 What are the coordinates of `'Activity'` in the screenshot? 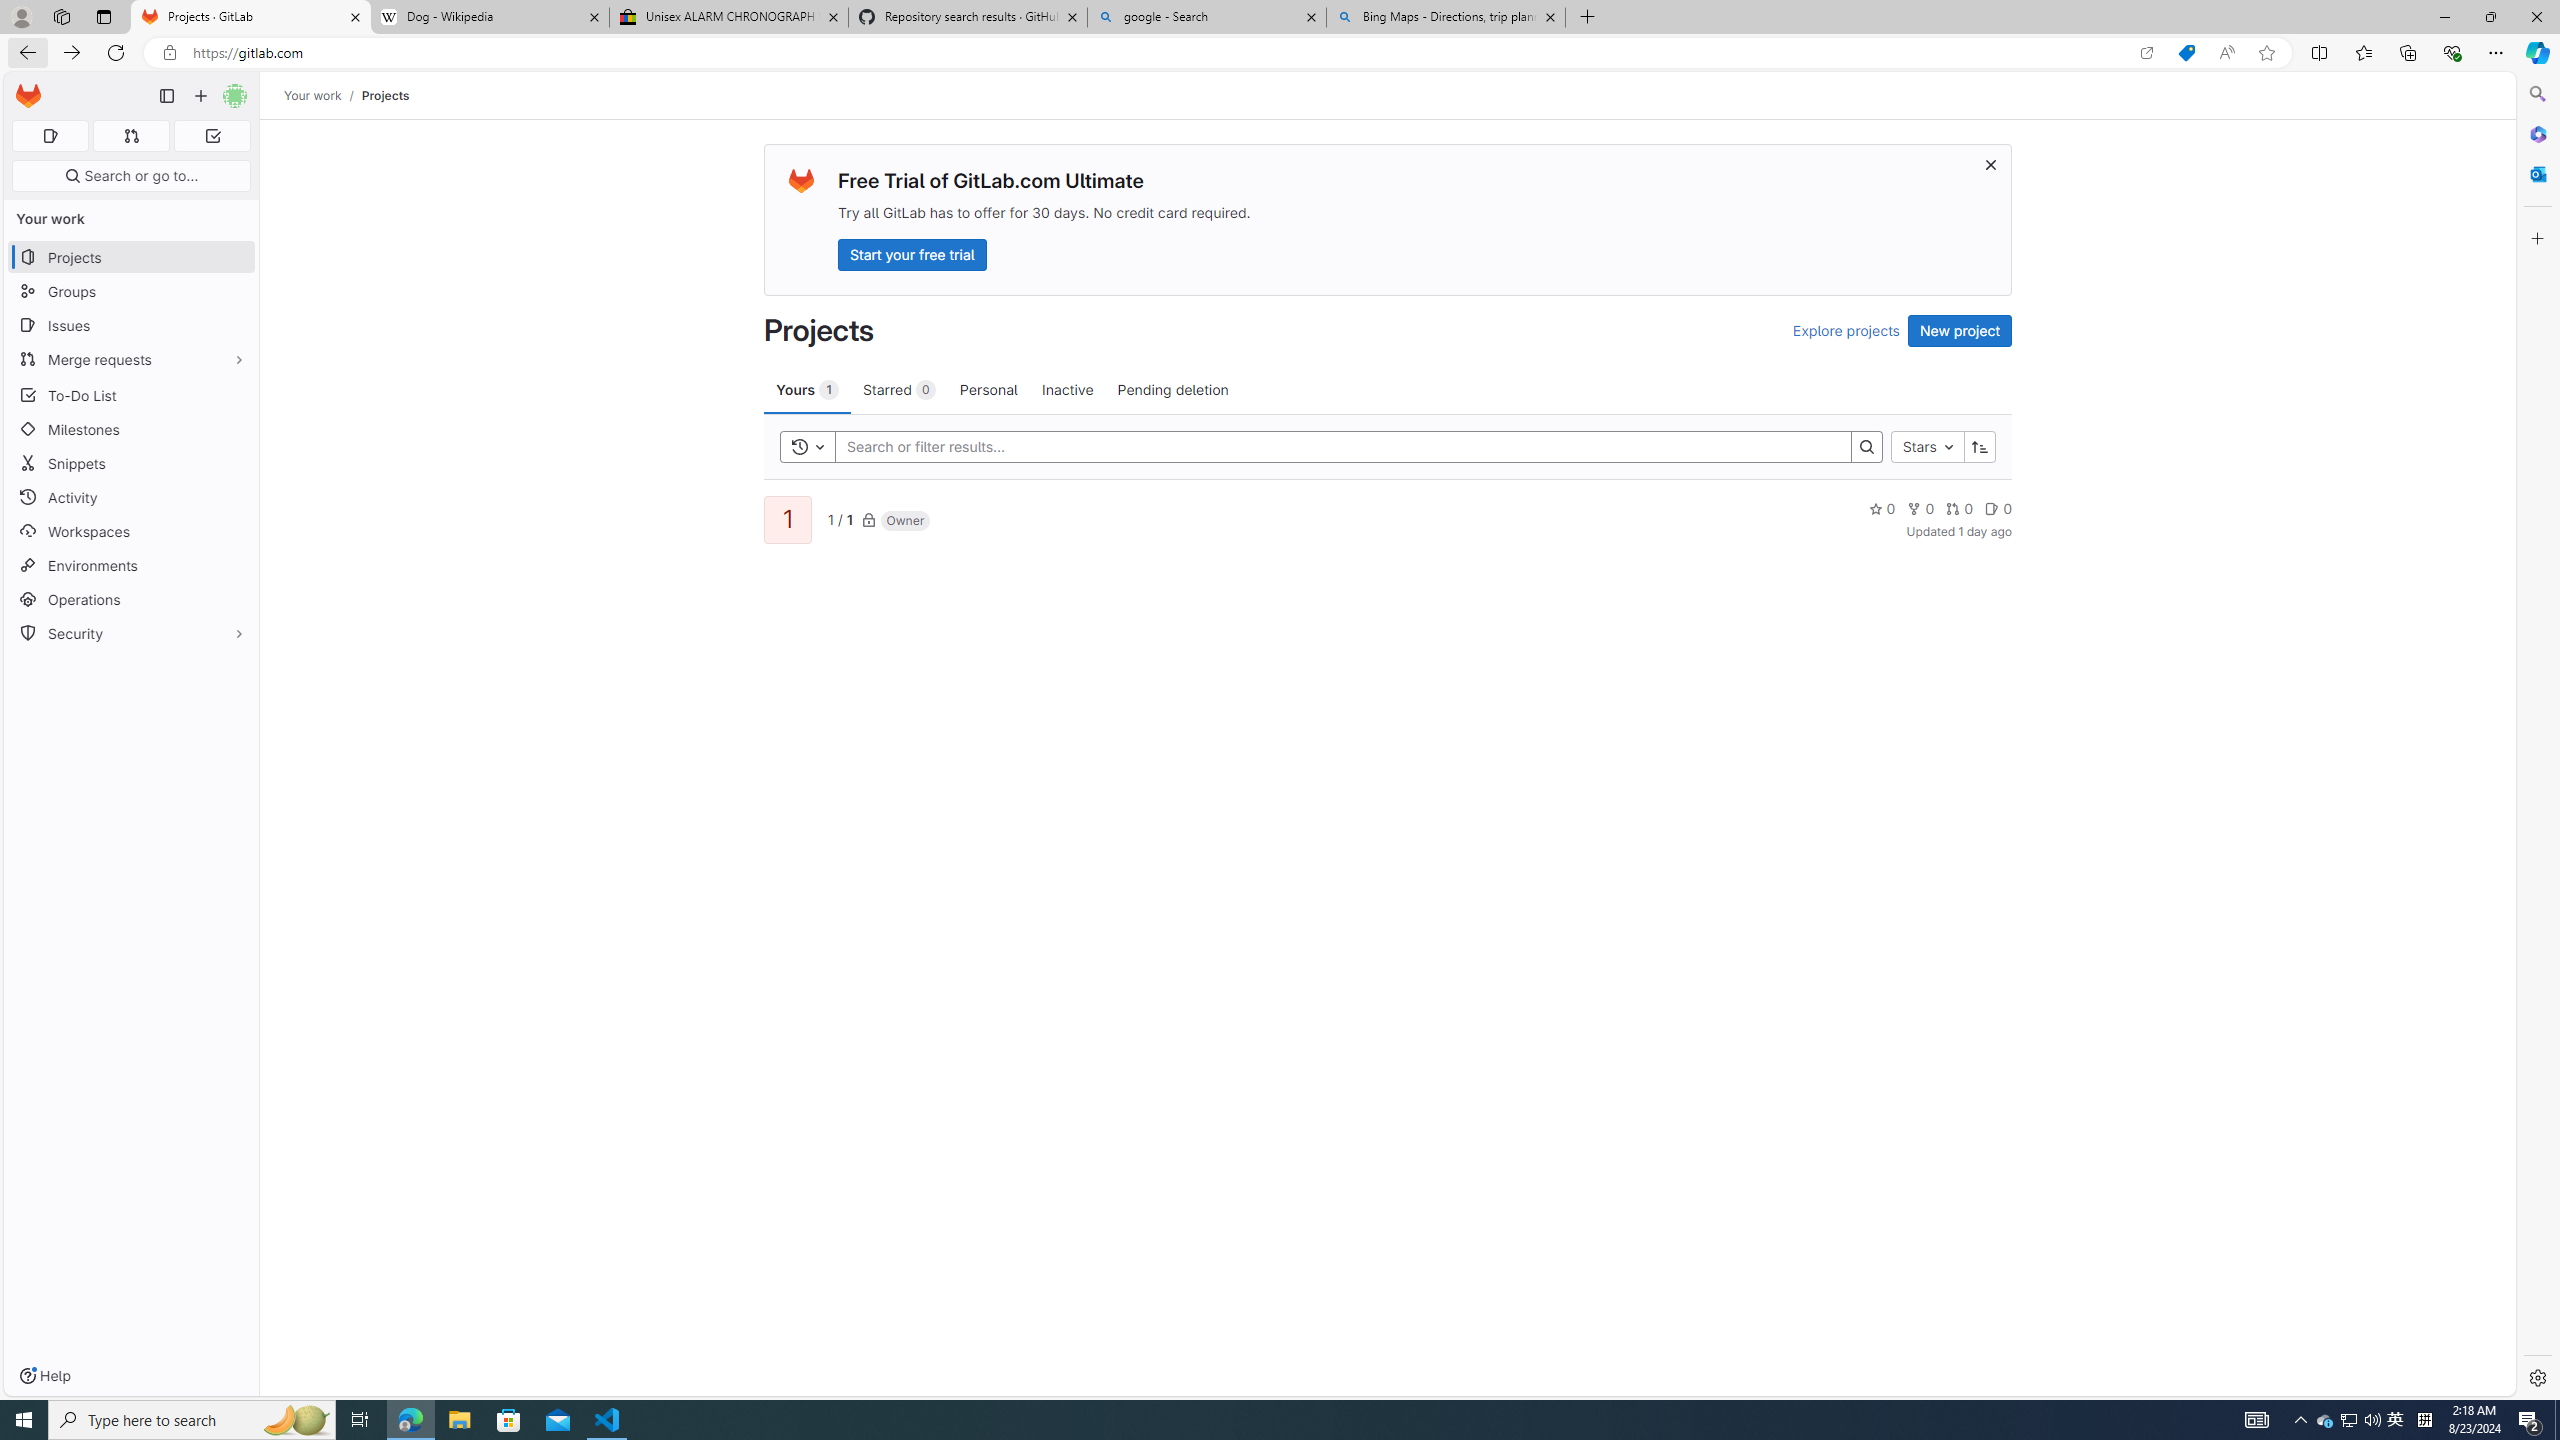 It's located at (130, 497).